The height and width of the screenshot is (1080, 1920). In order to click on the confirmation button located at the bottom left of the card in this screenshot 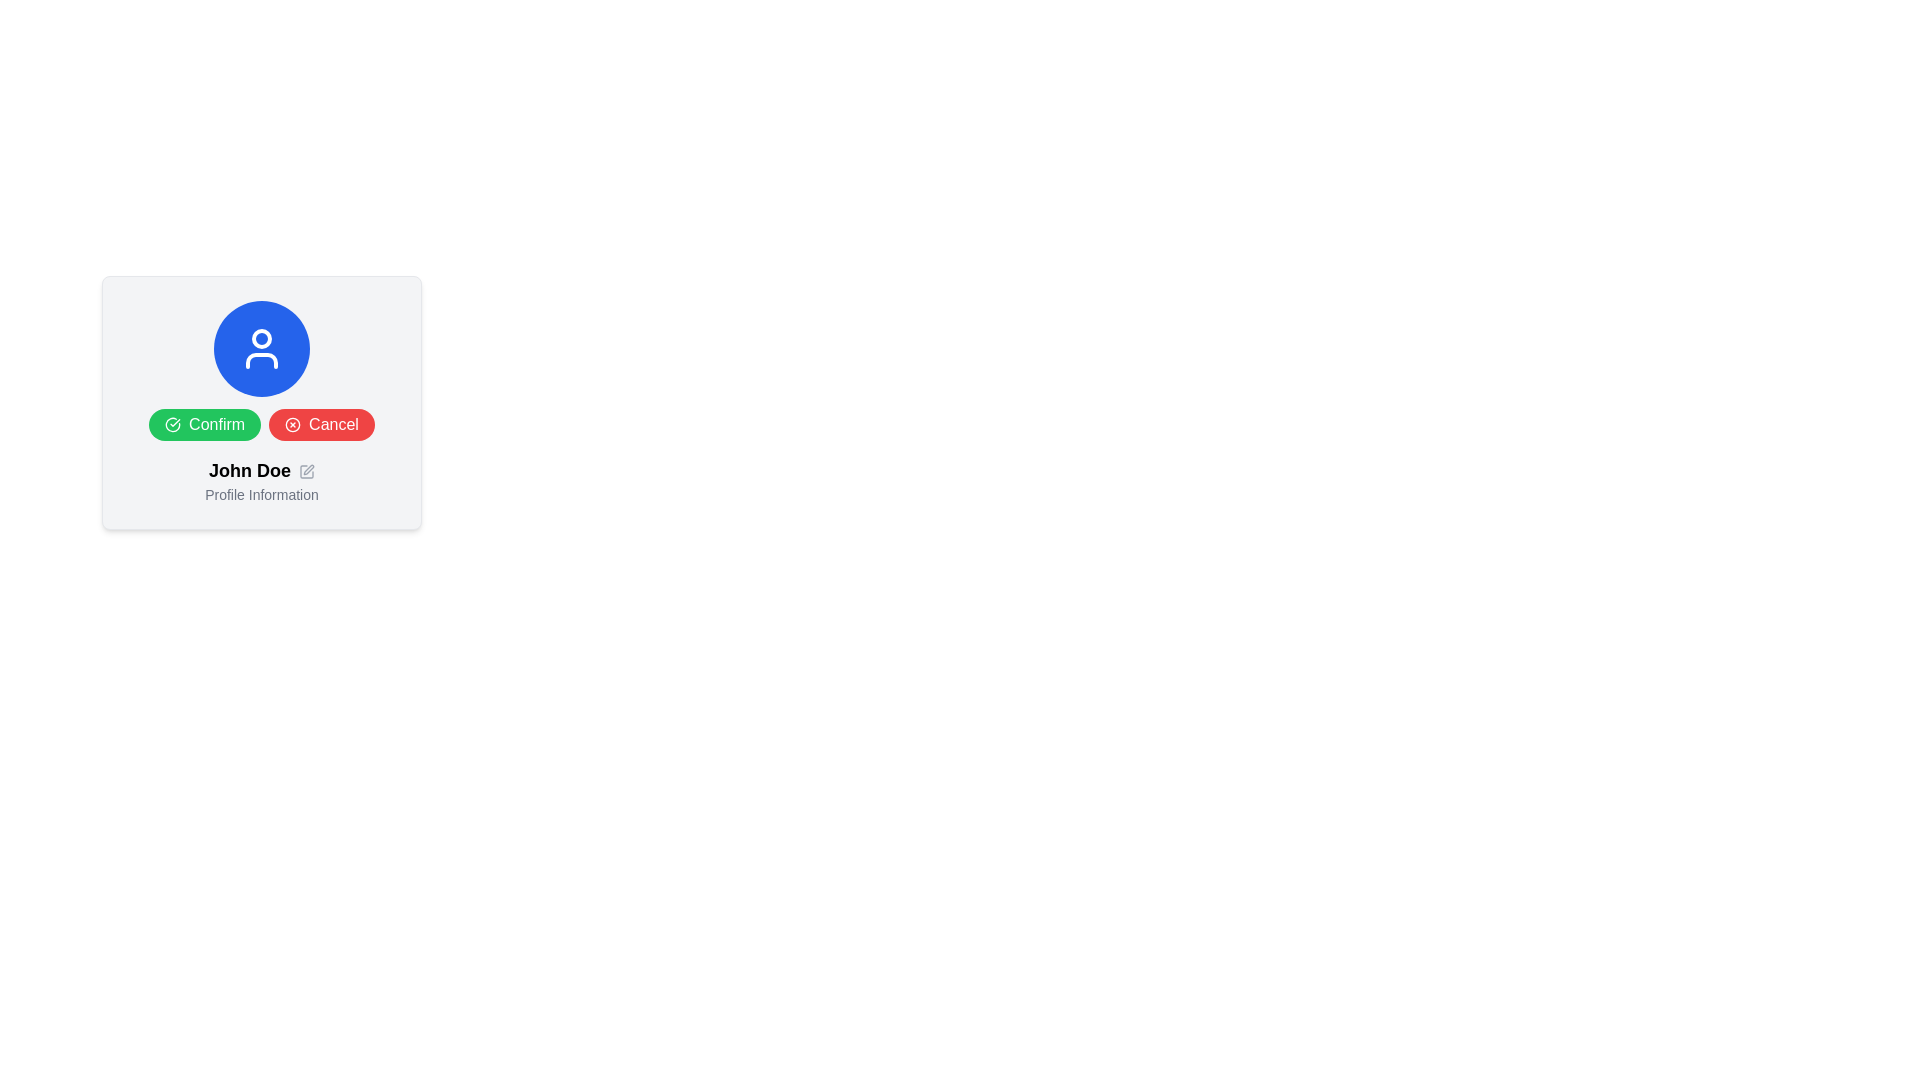, I will do `click(205, 423)`.